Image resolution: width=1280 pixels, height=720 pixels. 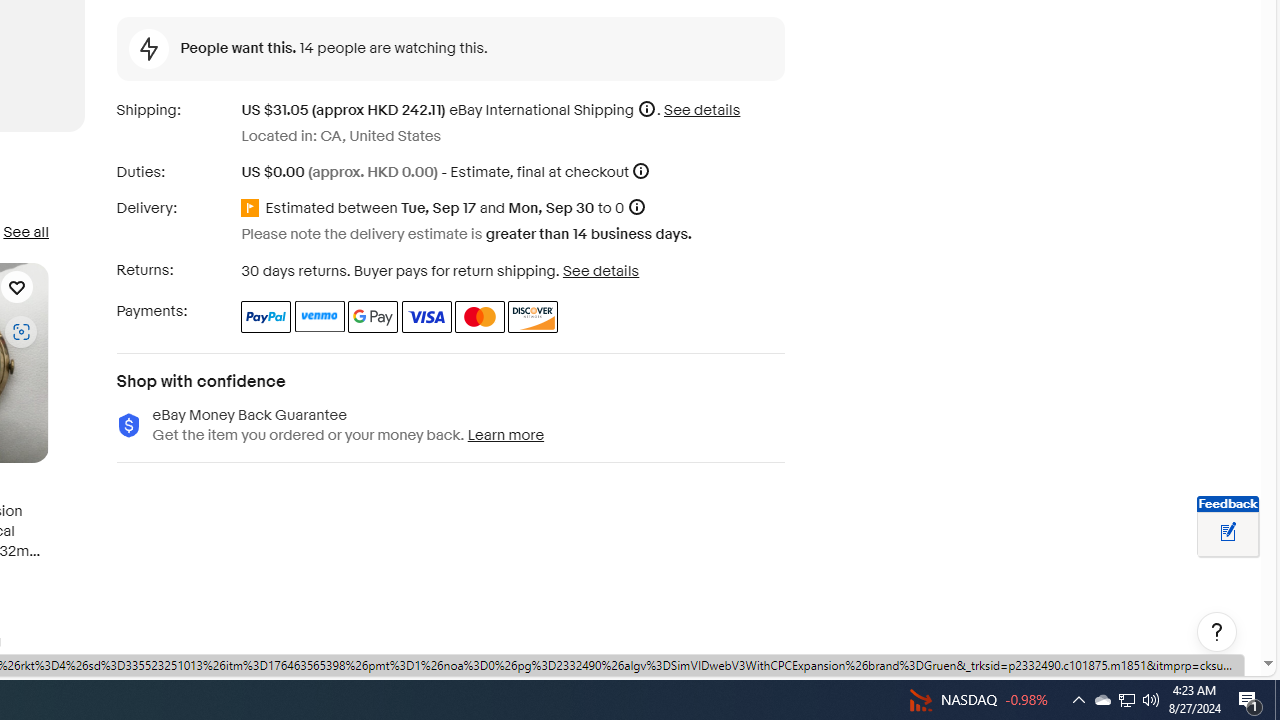 I want to click on 'Google Pay', so click(x=373, y=315).